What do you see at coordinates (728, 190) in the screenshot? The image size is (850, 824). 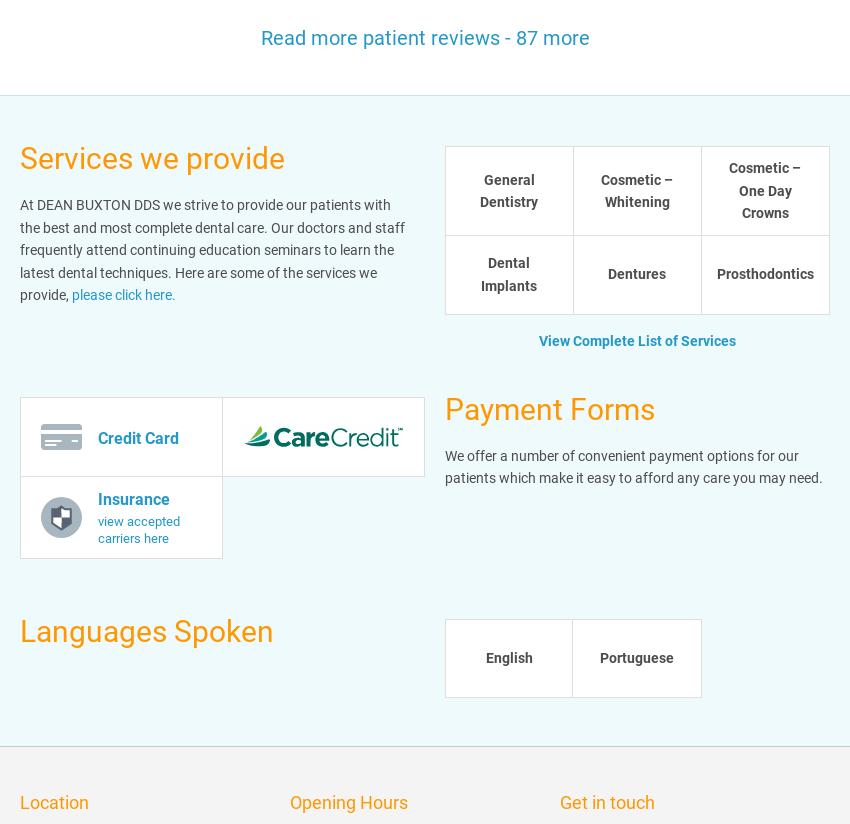 I see `'Cosmetic – One Day Crowns'` at bounding box center [728, 190].